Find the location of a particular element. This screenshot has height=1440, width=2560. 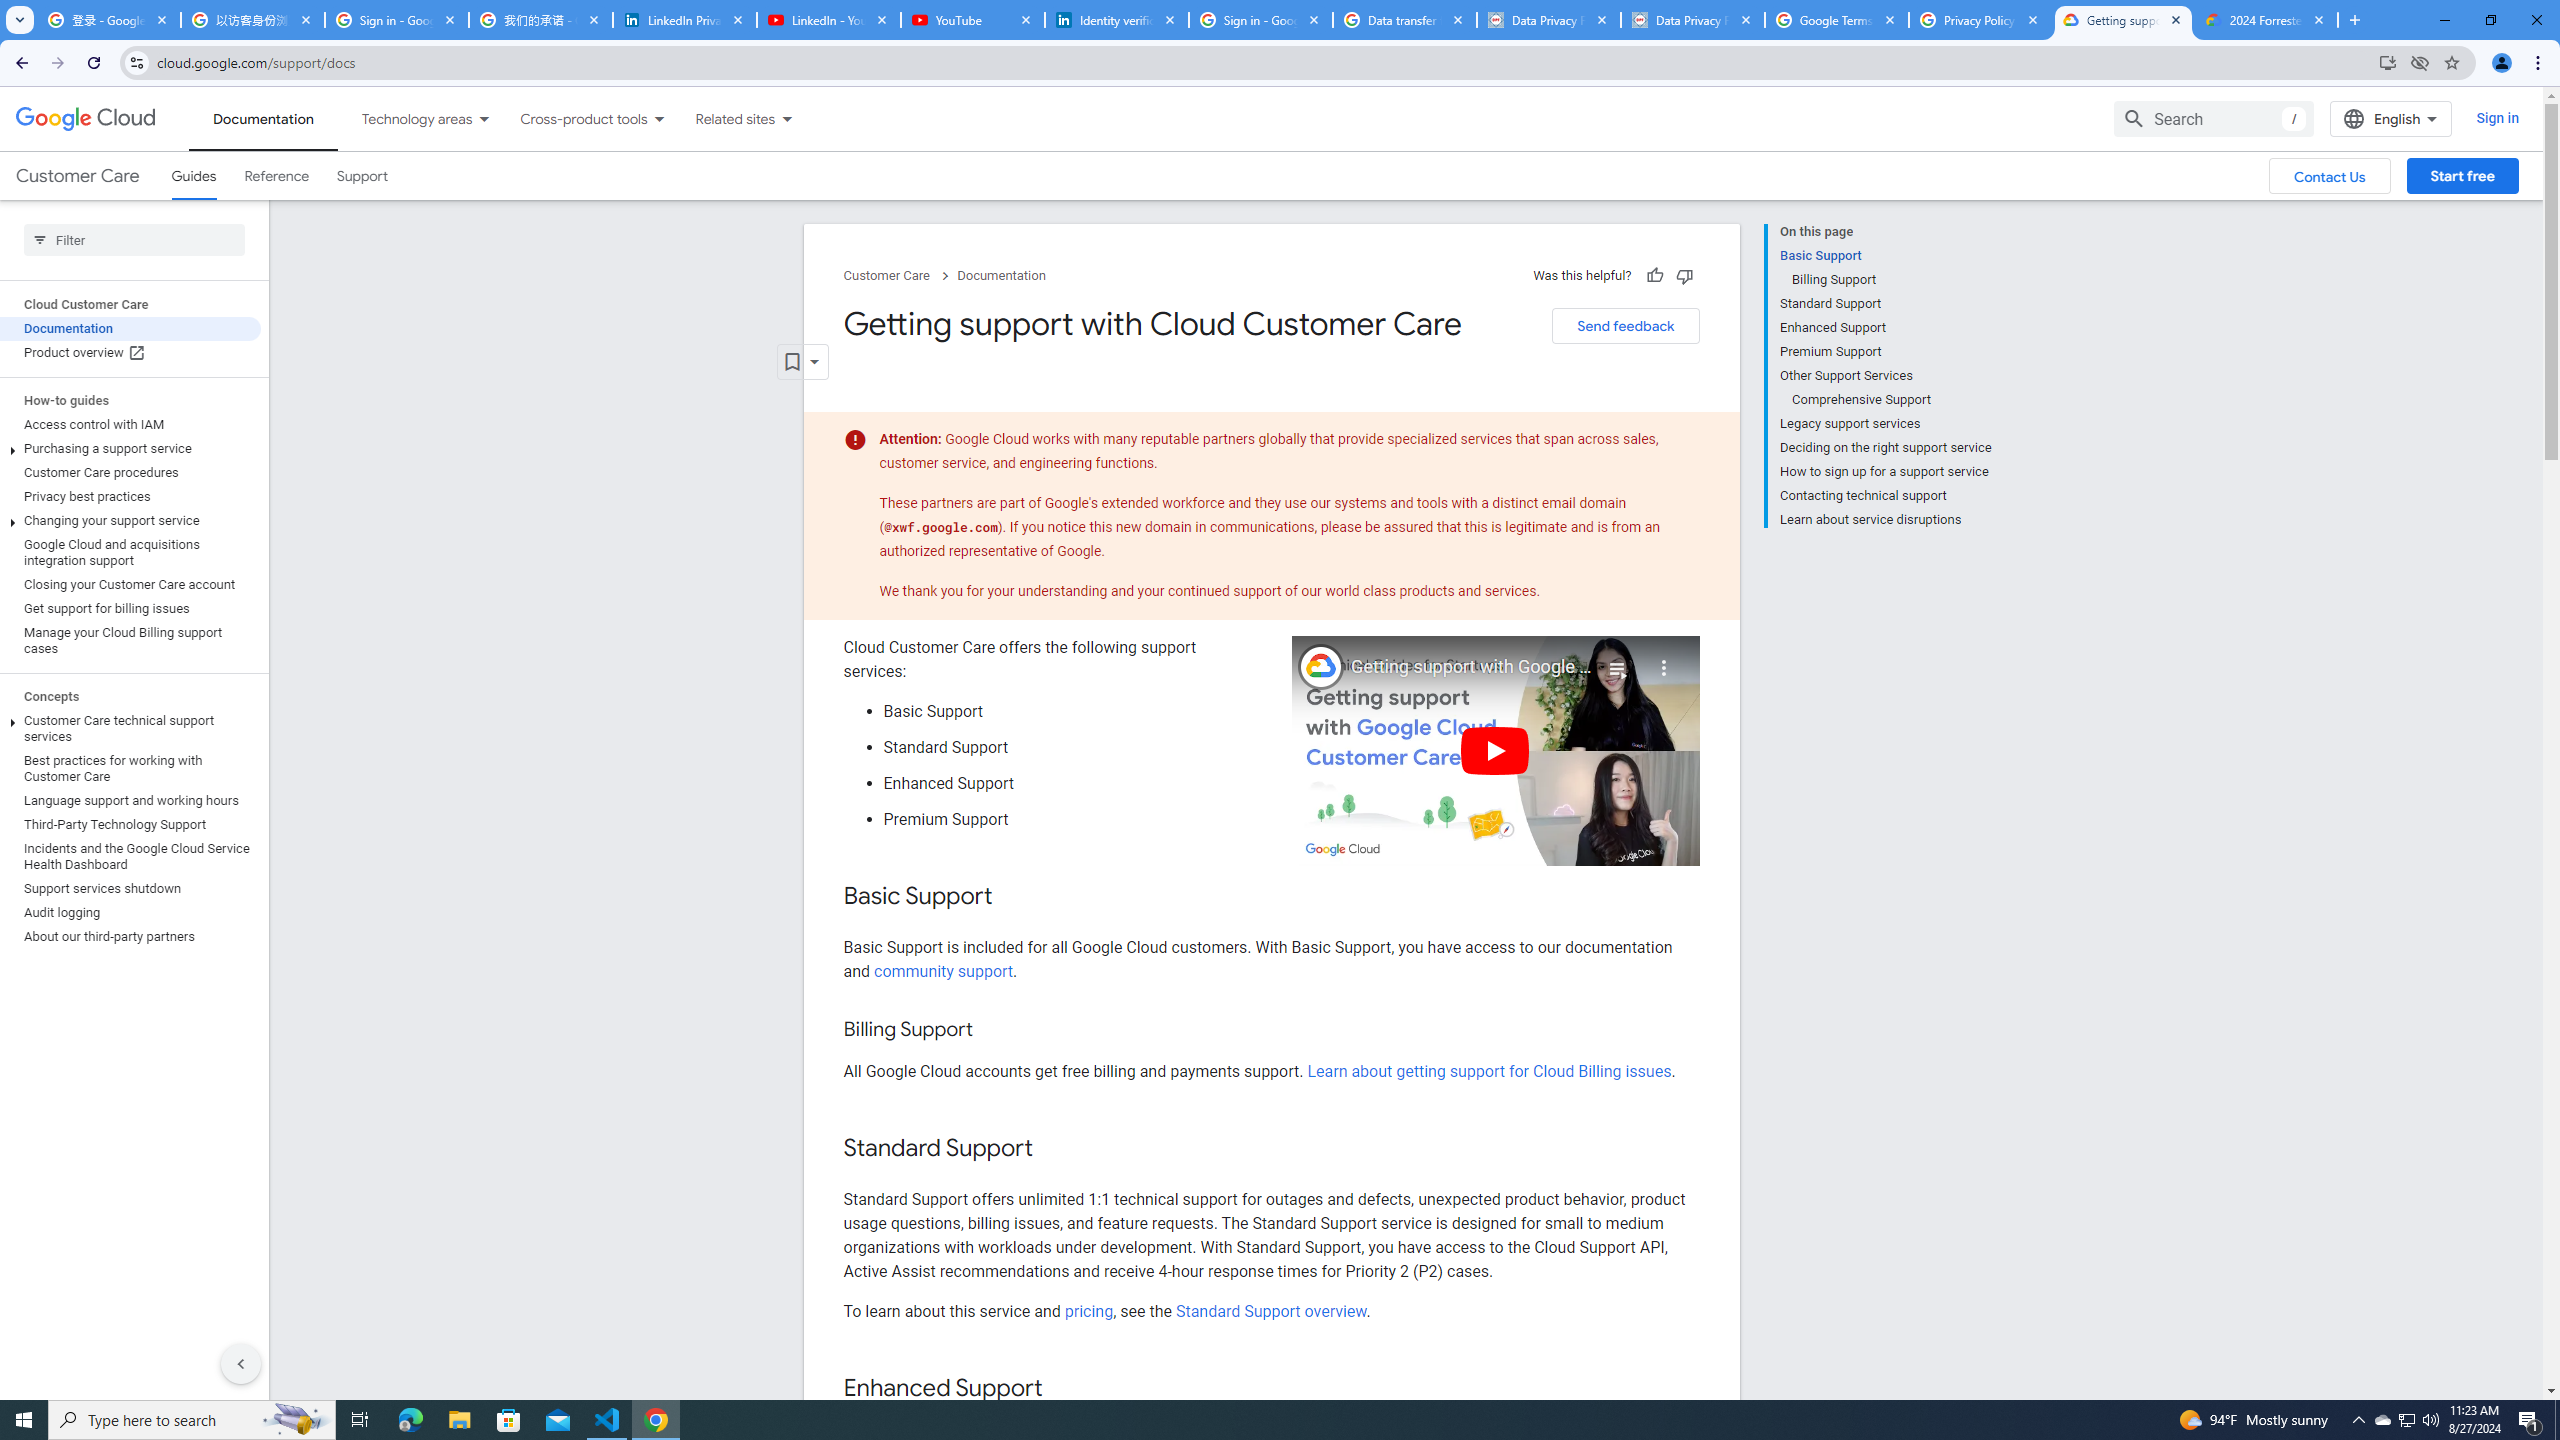

'Product overview' is located at coordinates (130, 352).